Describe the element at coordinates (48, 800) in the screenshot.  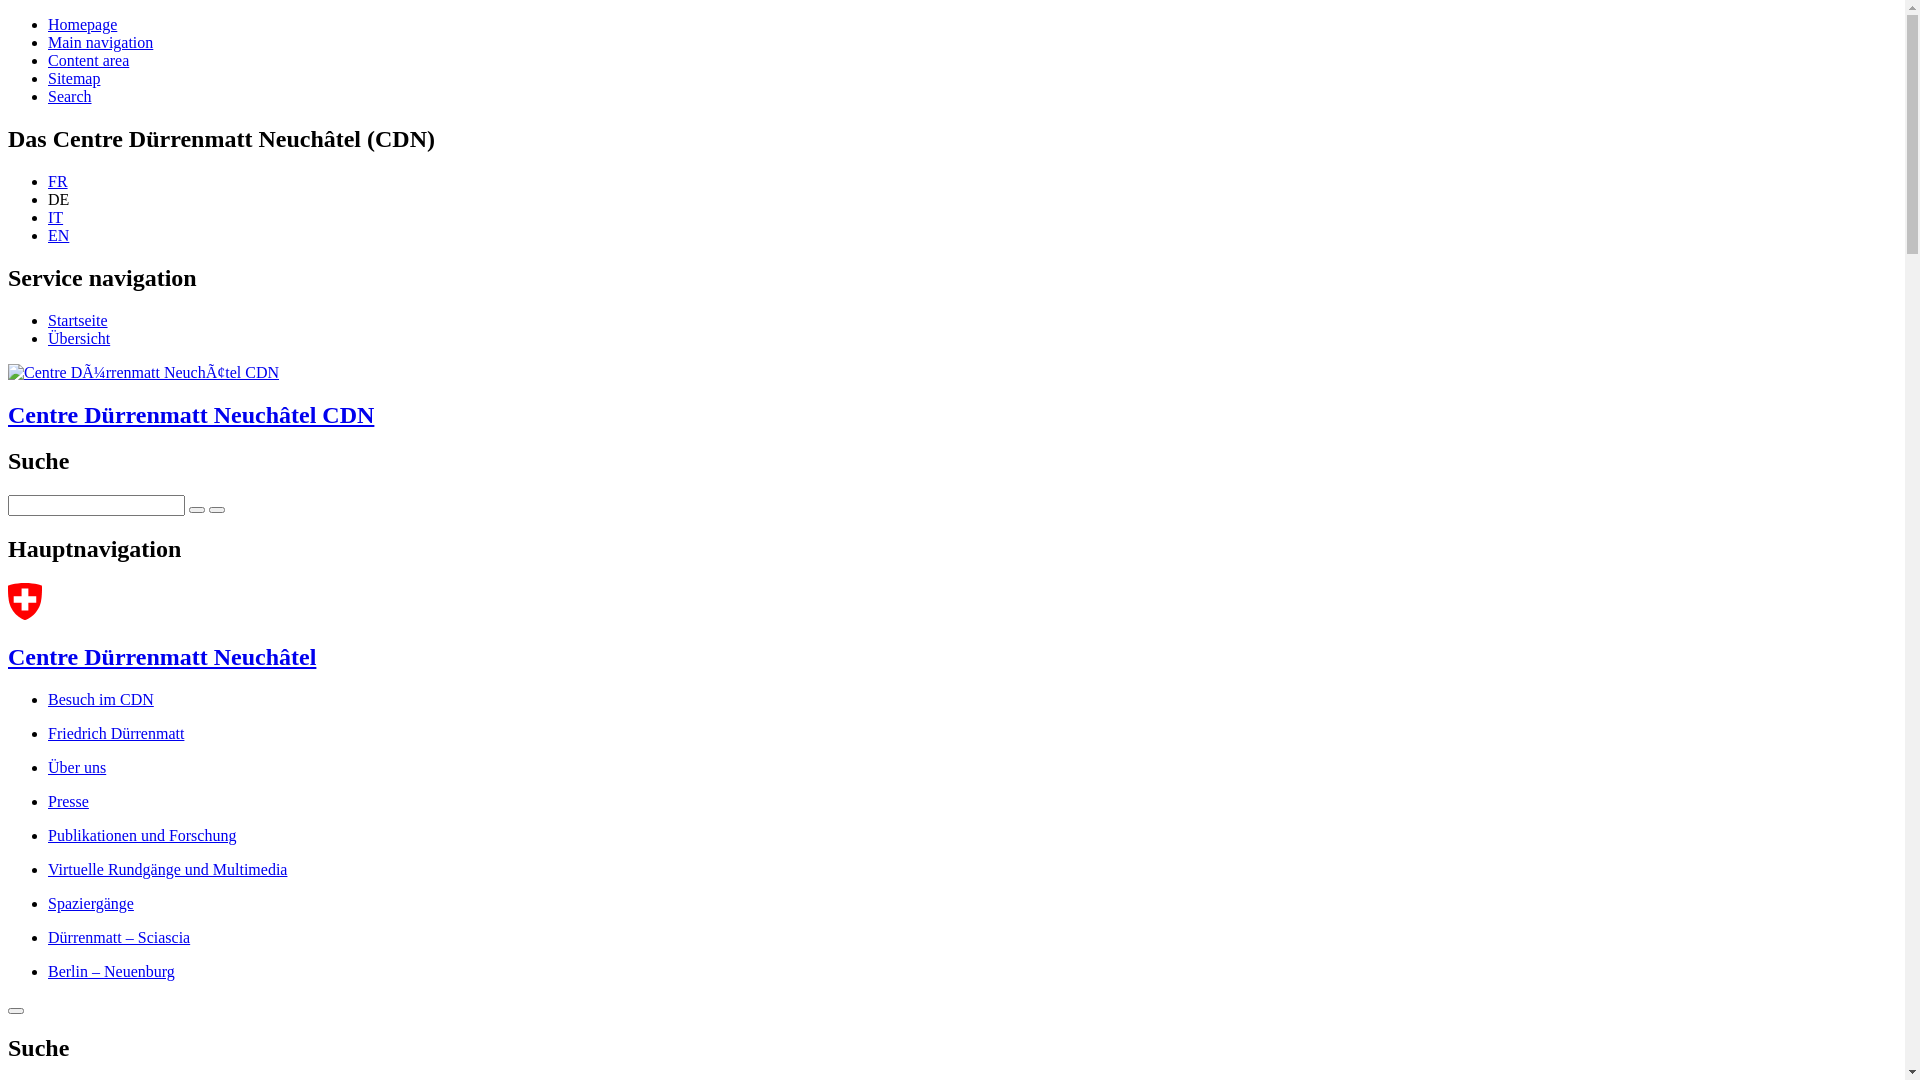
I see `'Presse'` at that location.